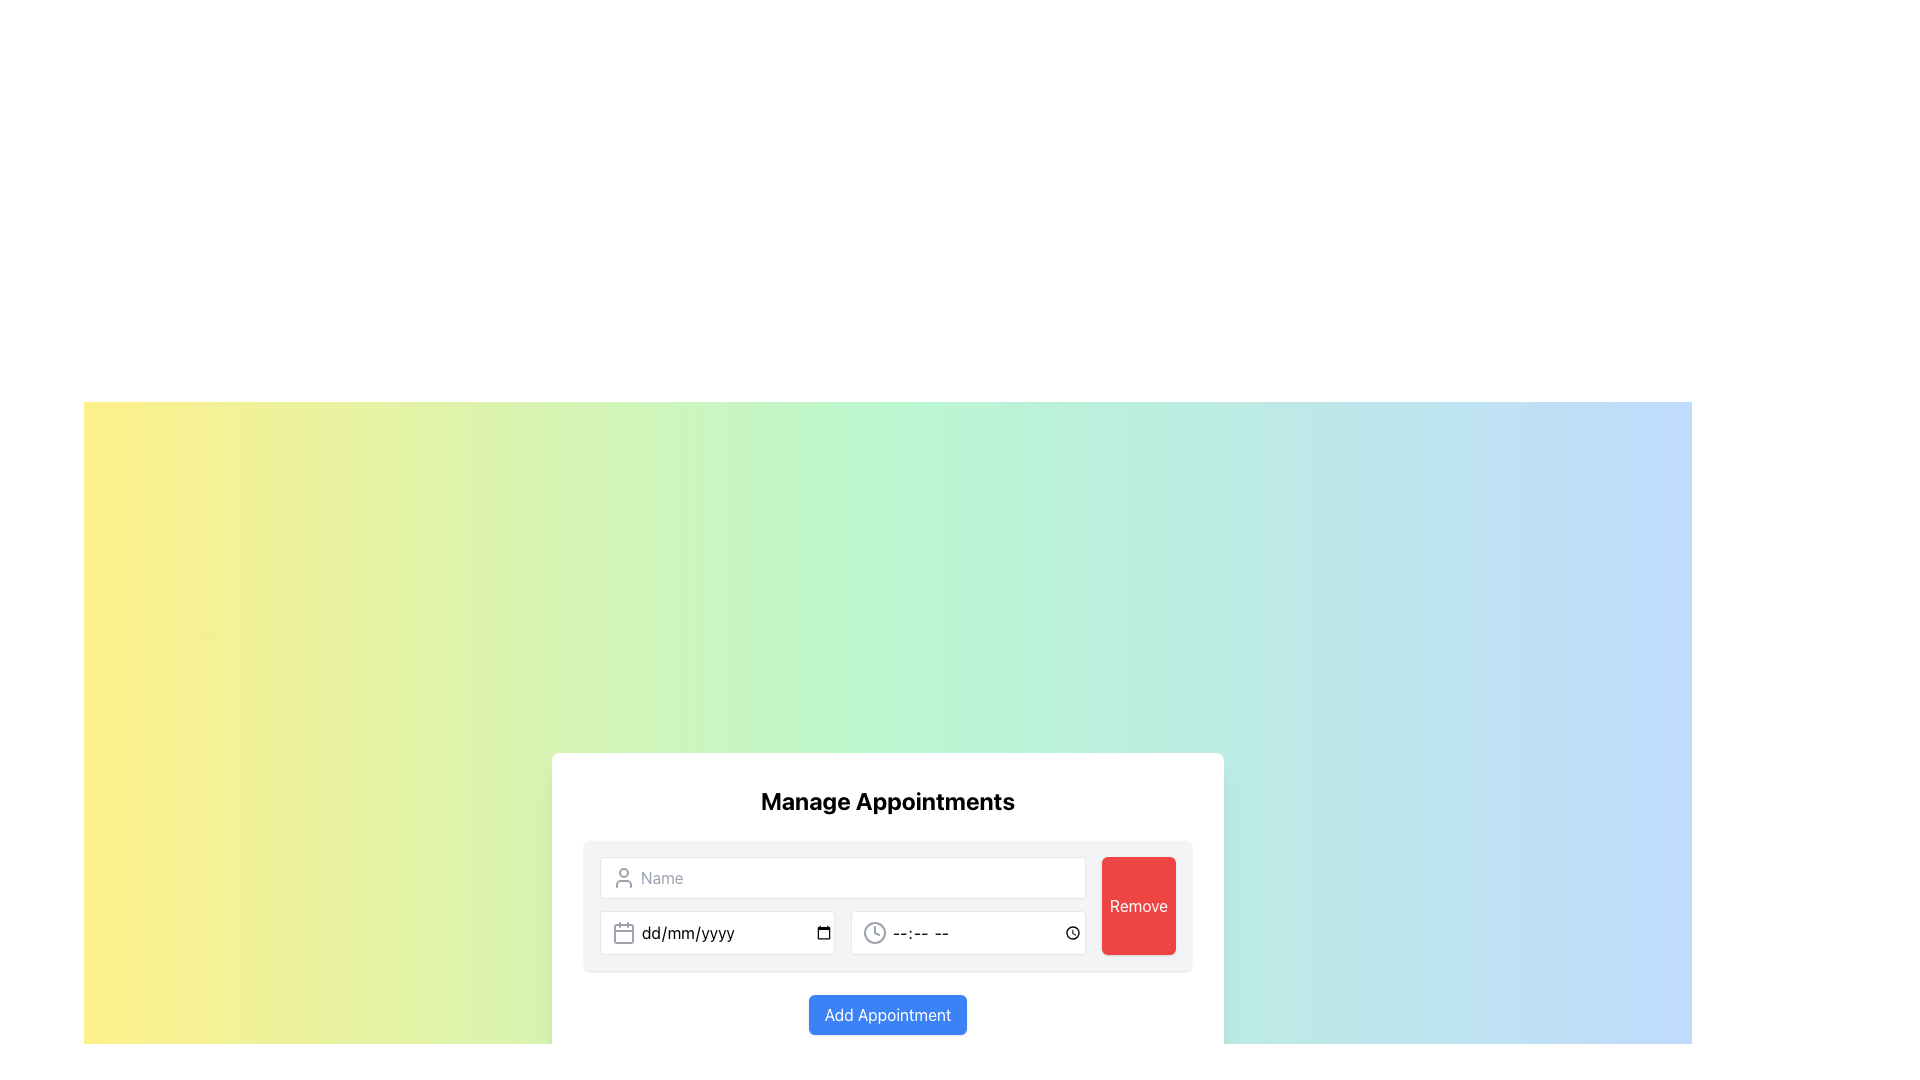  Describe the element at coordinates (623, 933) in the screenshot. I see `the small rectangle with rounded corners resembling a date icon, which is centrally located within the calendar icon component to the left of the input field labeled 'dd/mm/yyyy'` at that location.